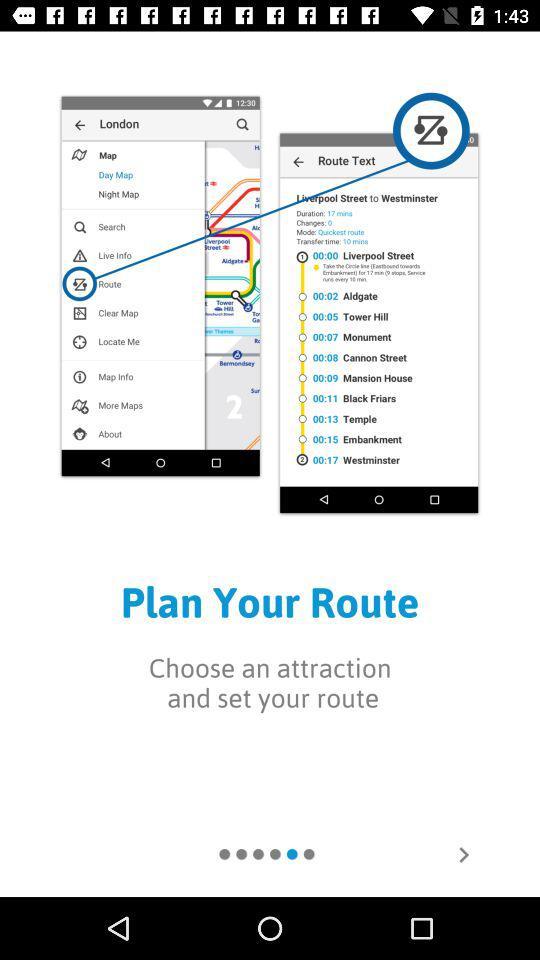 This screenshot has height=960, width=540. What do you see at coordinates (463, 853) in the screenshot?
I see `go forward` at bounding box center [463, 853].